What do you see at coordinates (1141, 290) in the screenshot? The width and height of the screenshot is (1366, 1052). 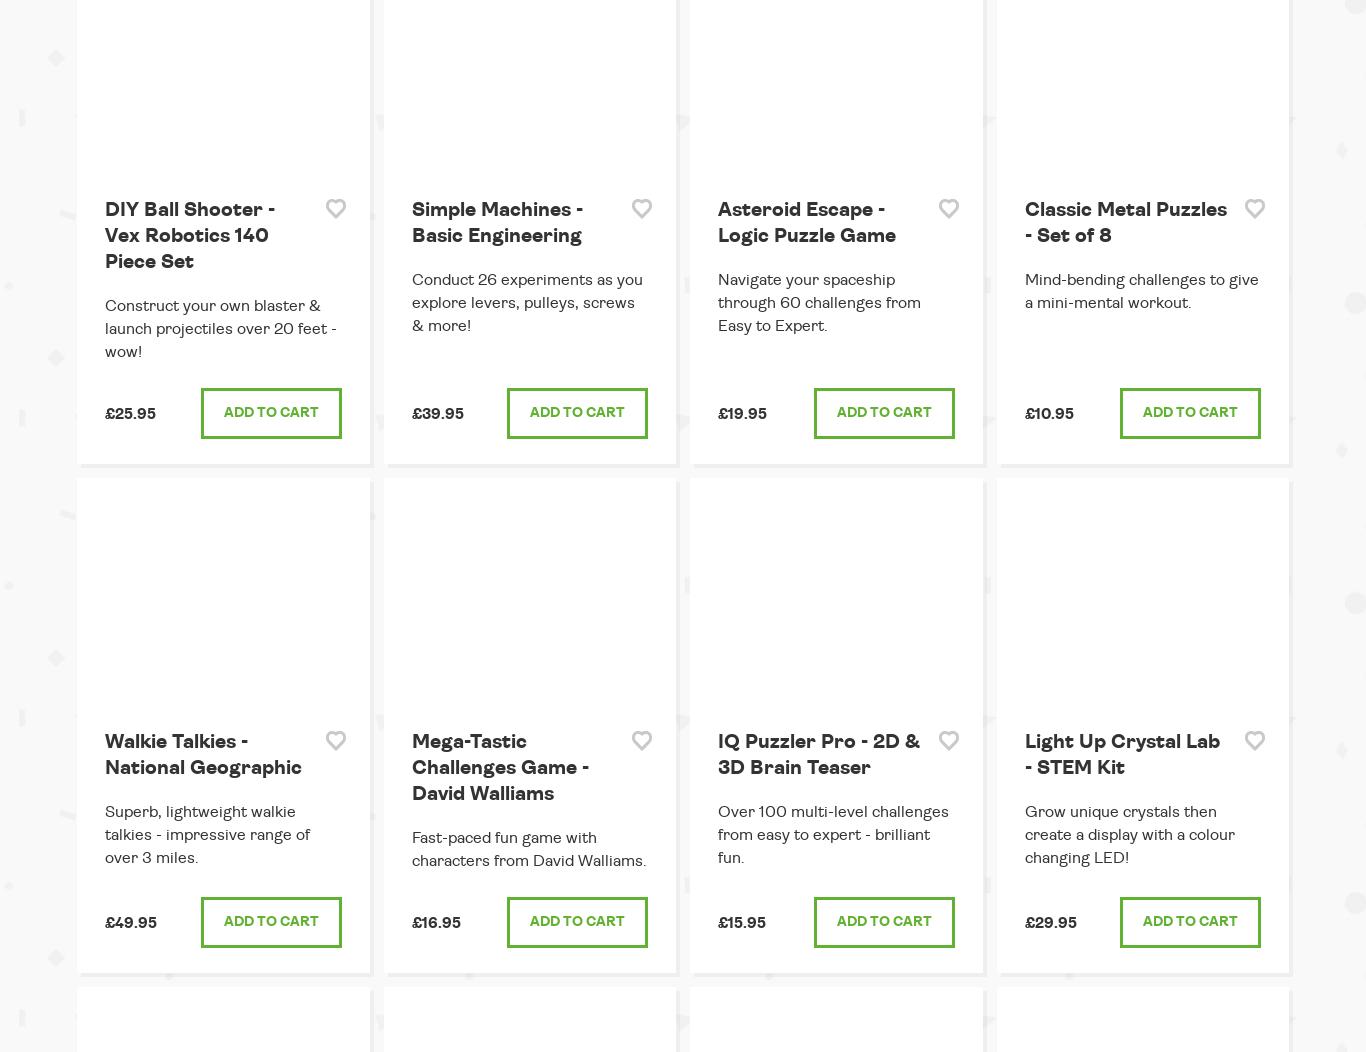 I see `'Mind-bending challenges to give a mini-mental workout.'` at bounding box center [1141, 290].